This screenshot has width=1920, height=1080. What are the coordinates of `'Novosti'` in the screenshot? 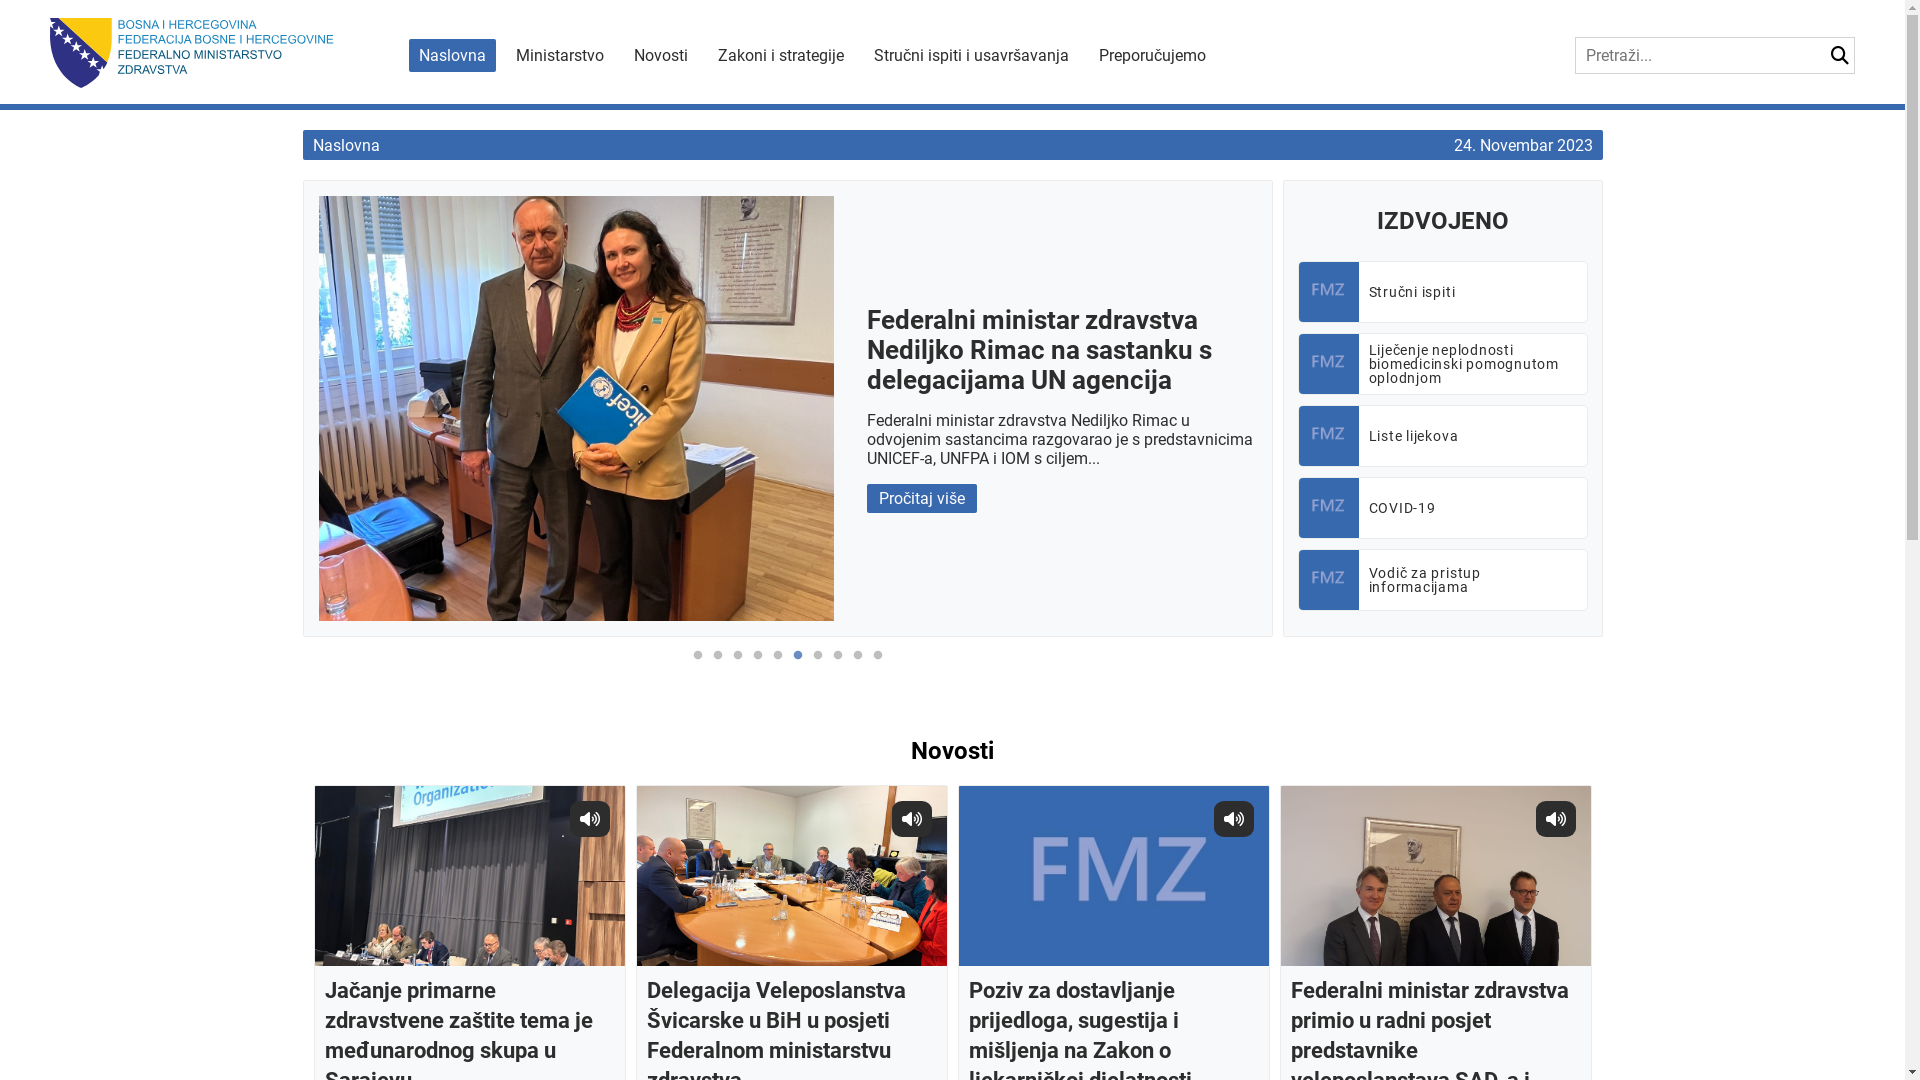 It's located at (661, 54).